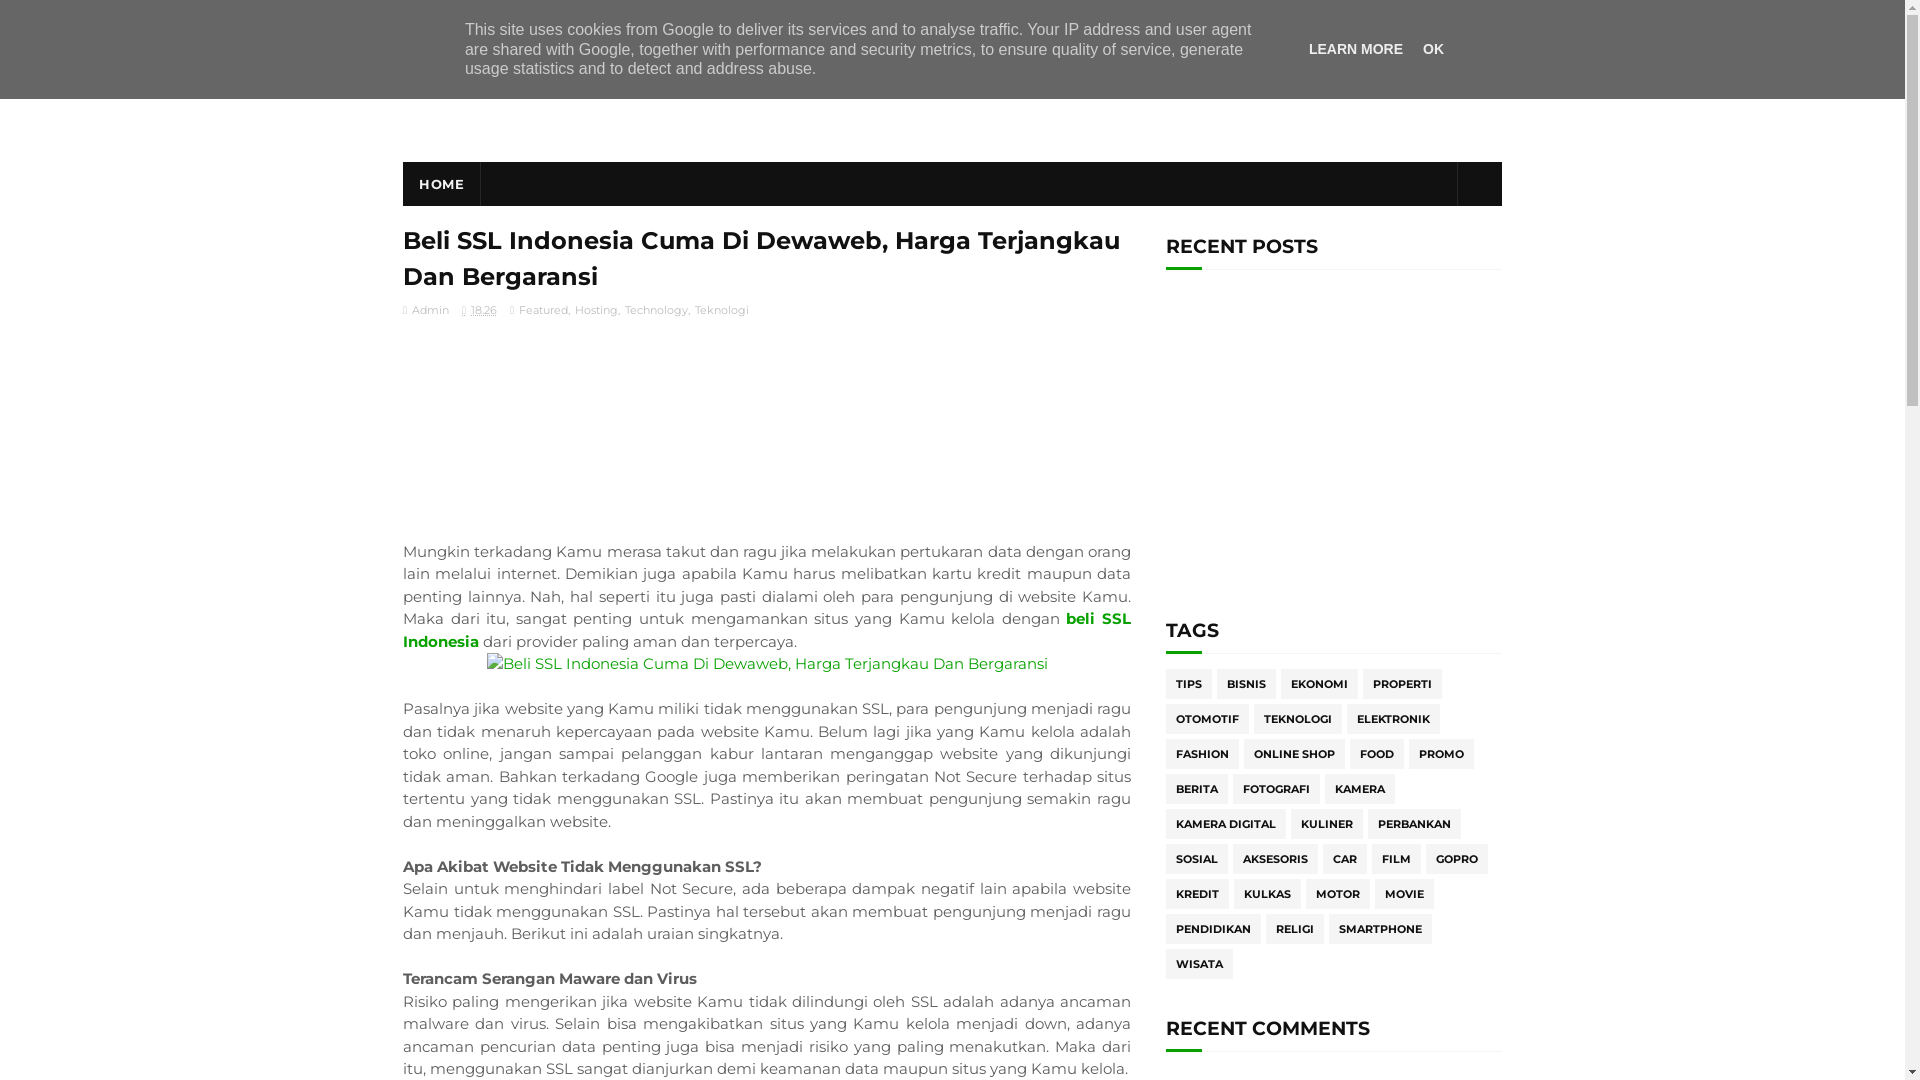 The height and width of the screenshot is (1080, 1920). I want to click on 'CAR', so click(1344, 858).